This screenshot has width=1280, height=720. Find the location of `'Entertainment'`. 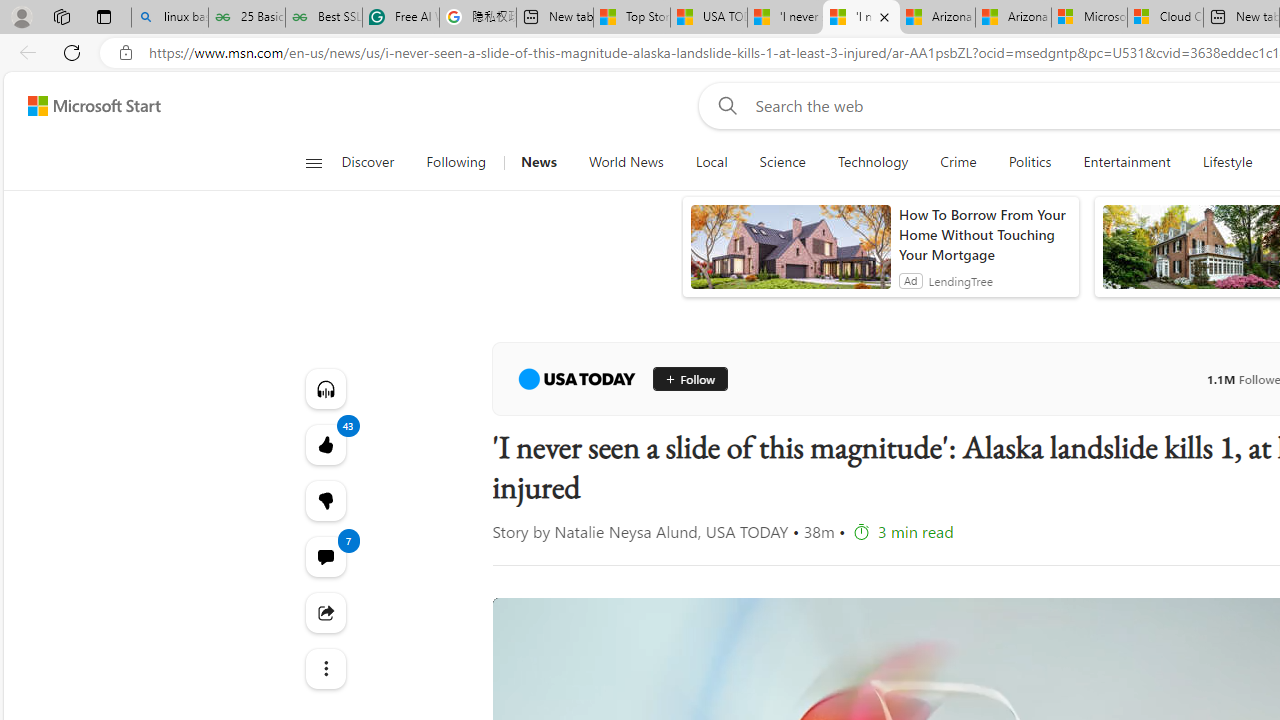

'Entertainment' is located at coordinates (1127, 162).